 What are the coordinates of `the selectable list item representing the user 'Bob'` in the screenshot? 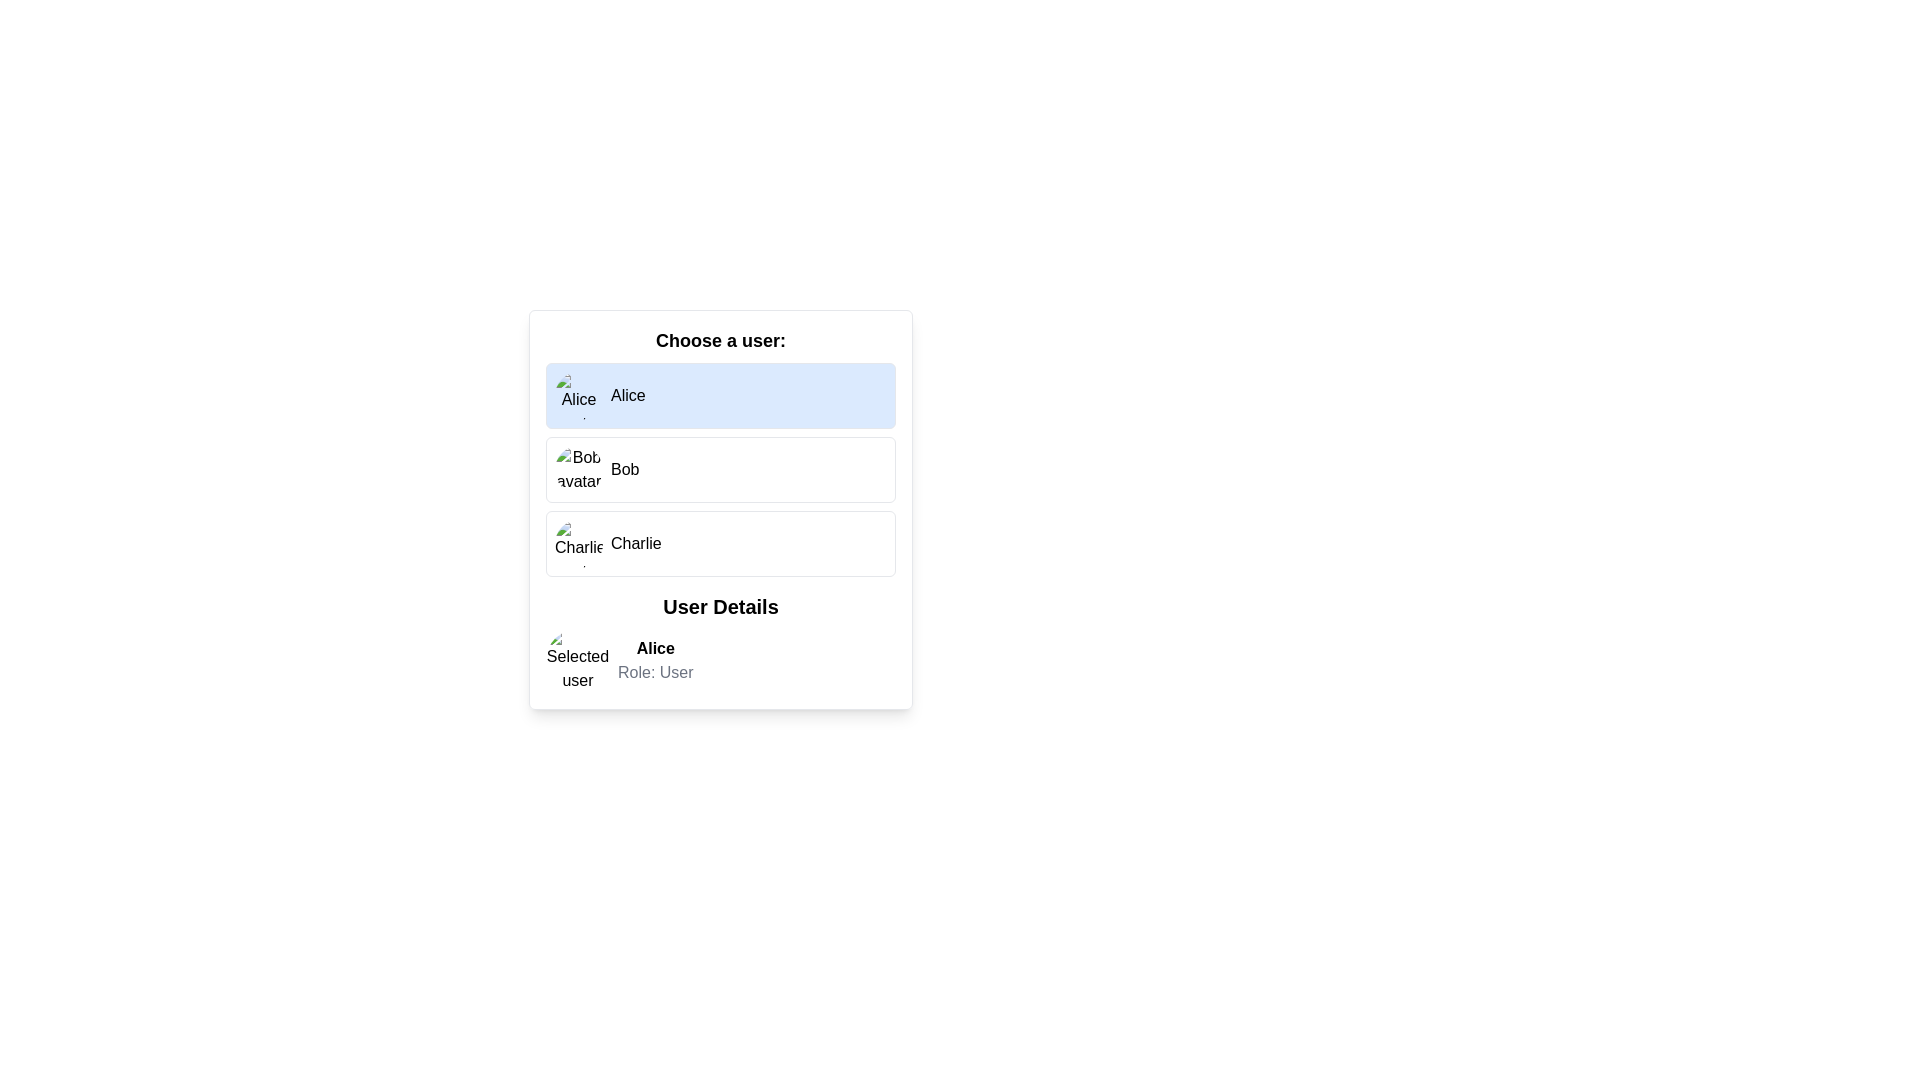 It's located at (720, 470).